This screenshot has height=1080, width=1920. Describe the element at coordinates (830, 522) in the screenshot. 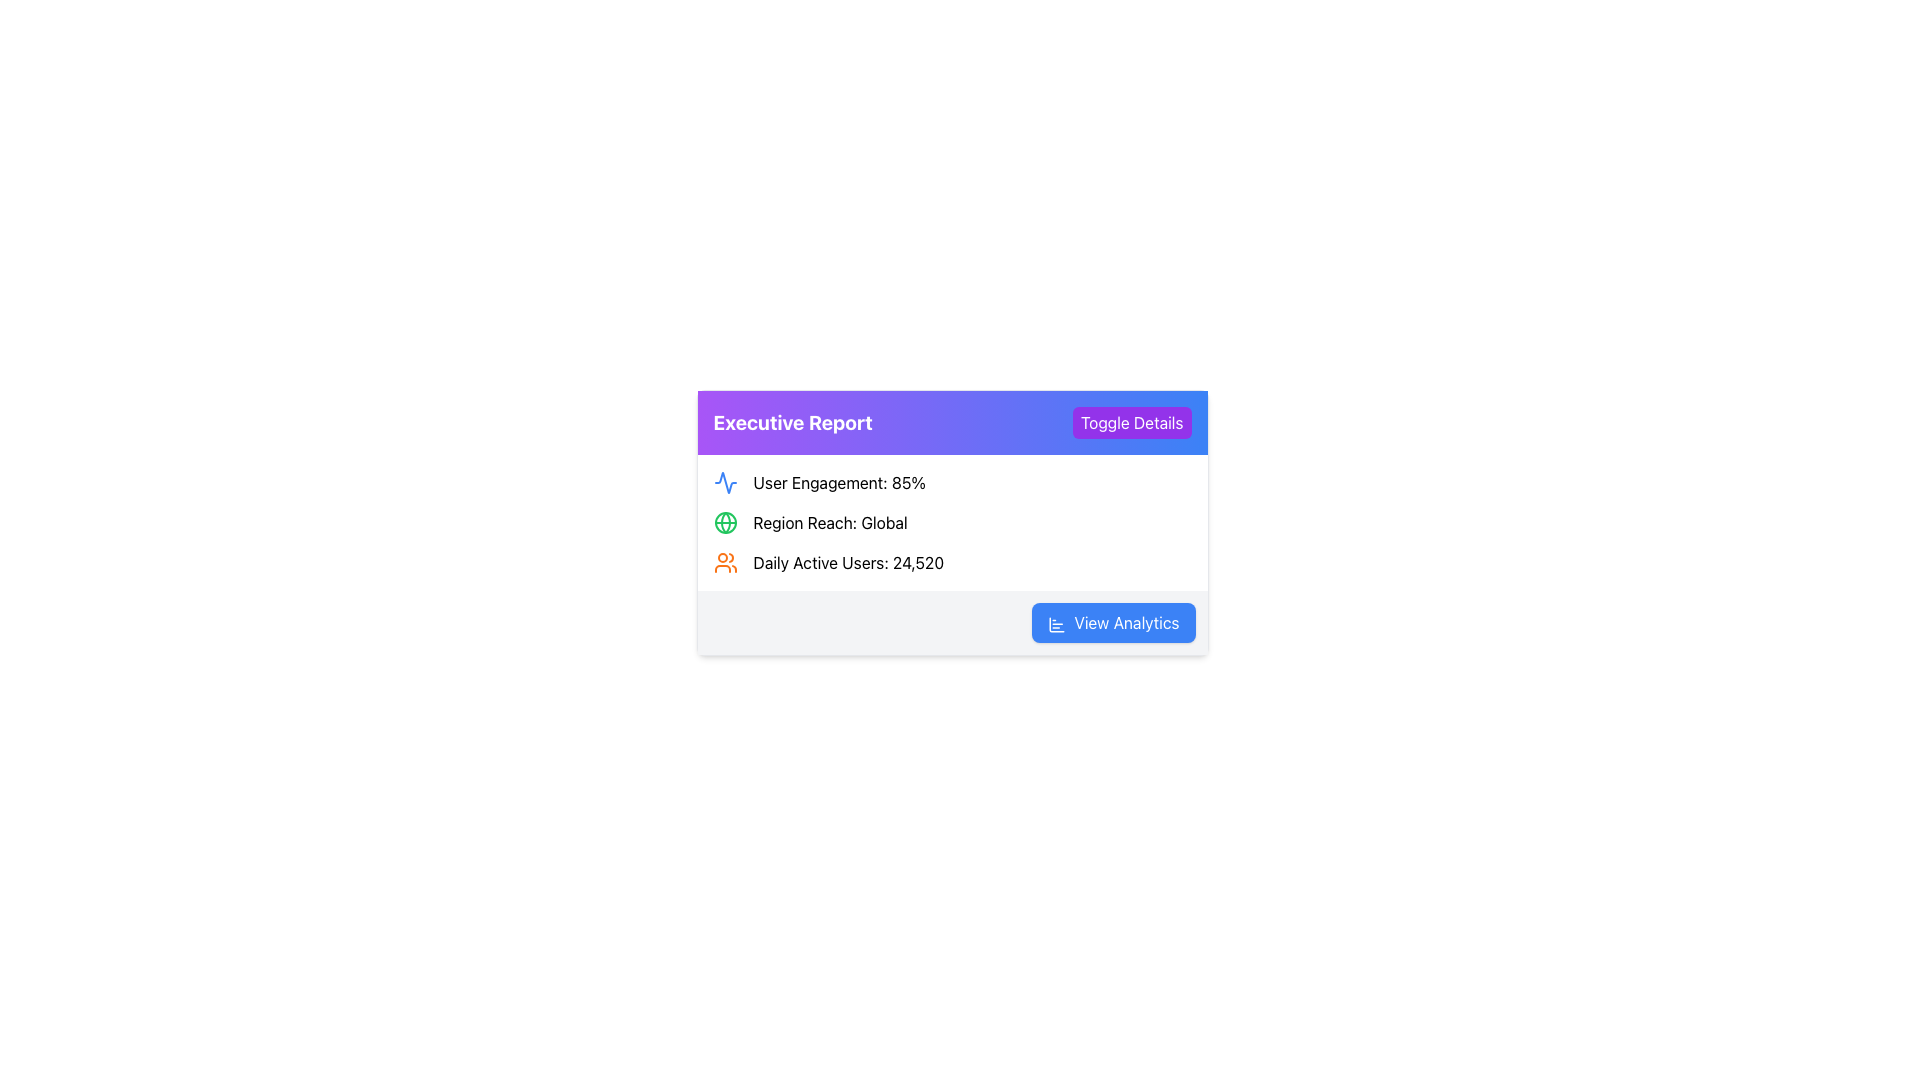

I see `the text label that displays 'Region Reach: Global', which is located in the second row of a vertical list under the purple header 'Executive Report'` at that location.